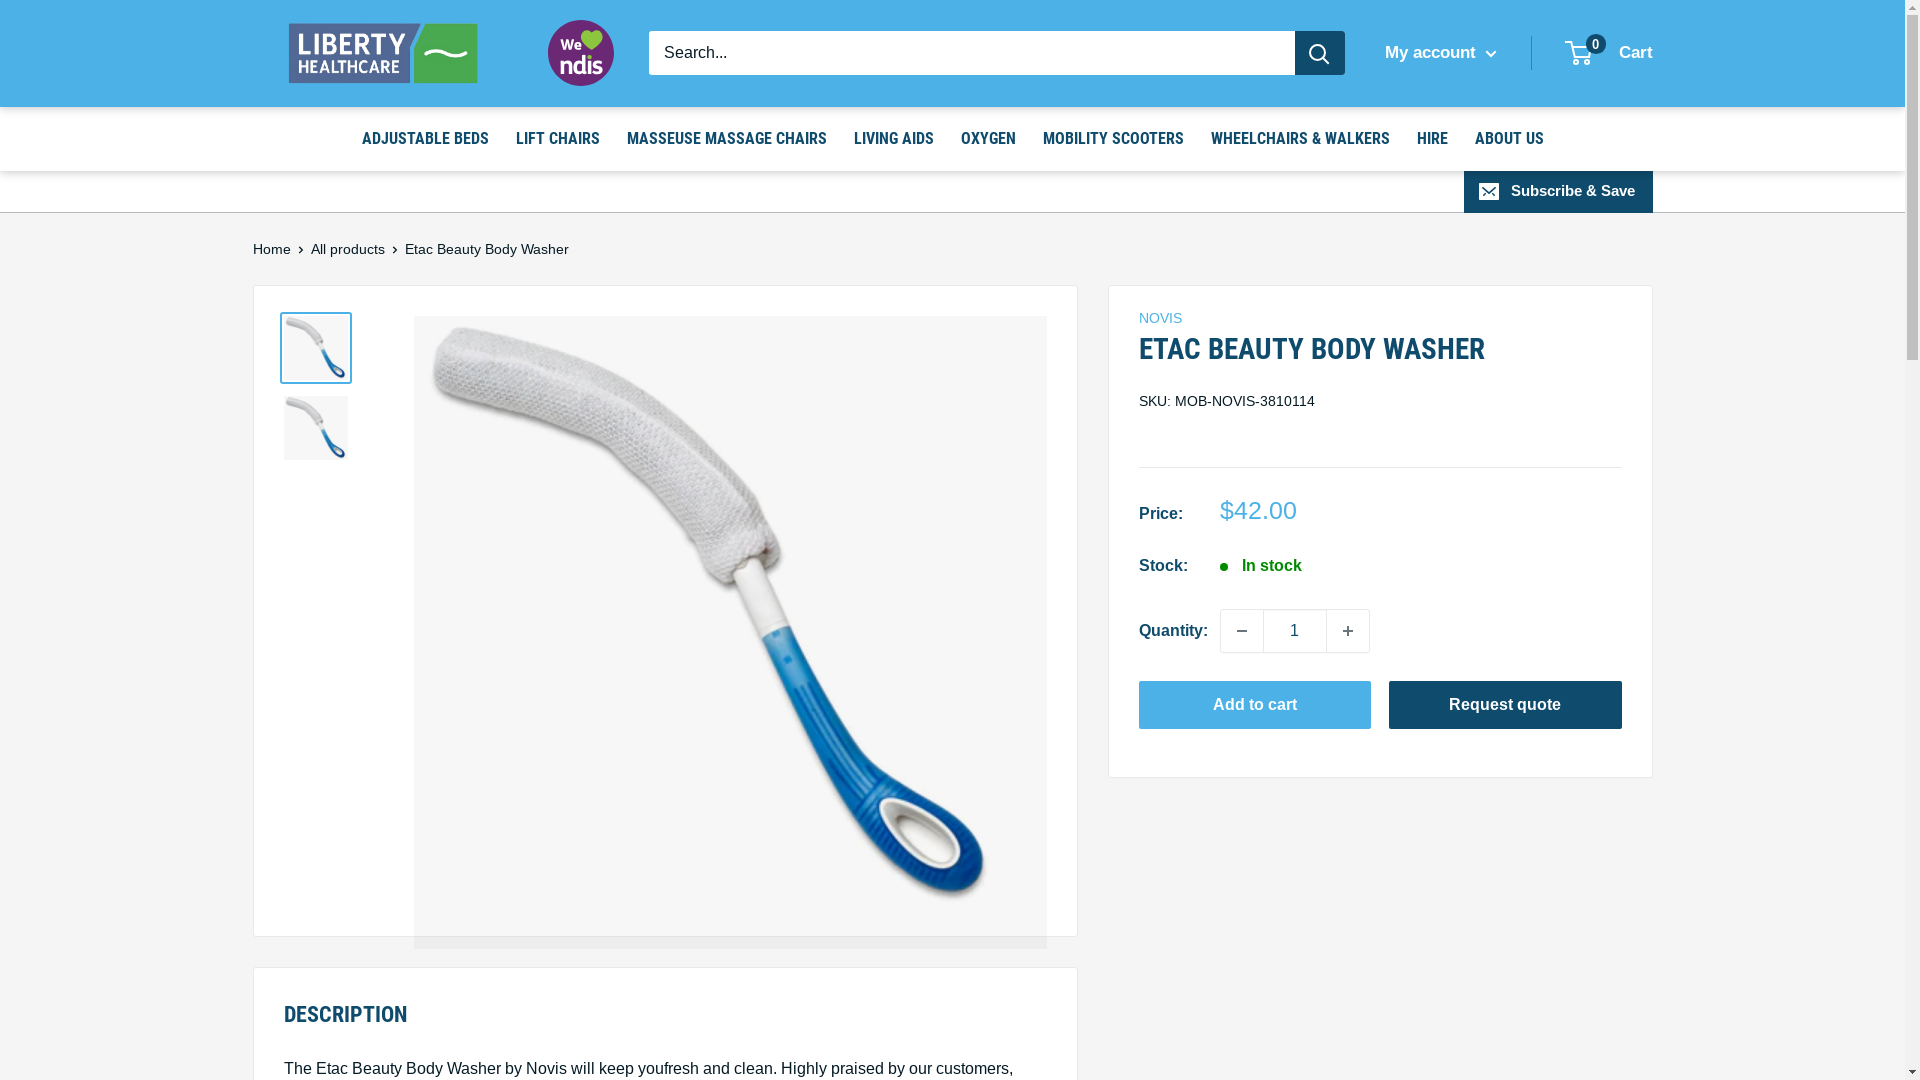 The image size is (1920, 1080). What do you see at coordinates (1299, 137) in the screenshot?
I see `'WHEELCHAIRS & WALKERS'` at bounding box center [1299, 137].